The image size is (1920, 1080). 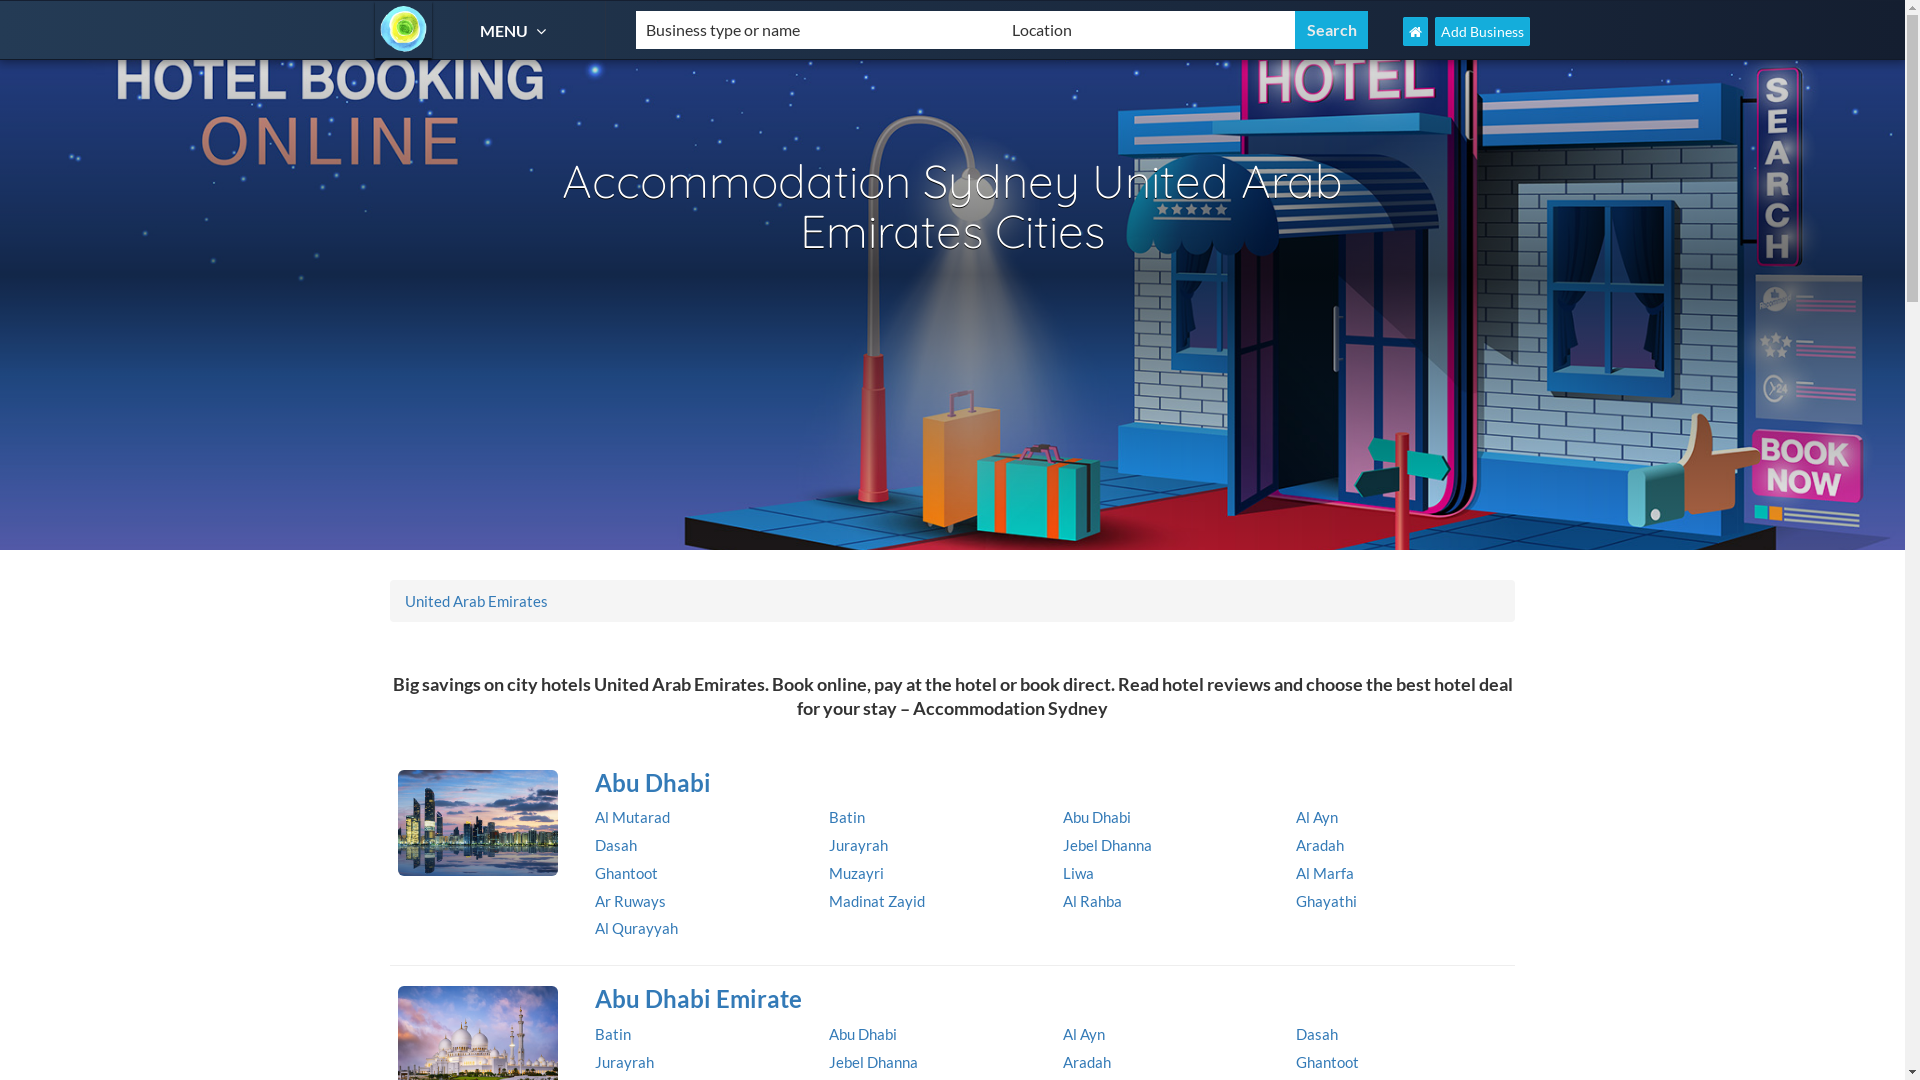 I want to click on 'Ar Ruways', so click(x=629, y=901).